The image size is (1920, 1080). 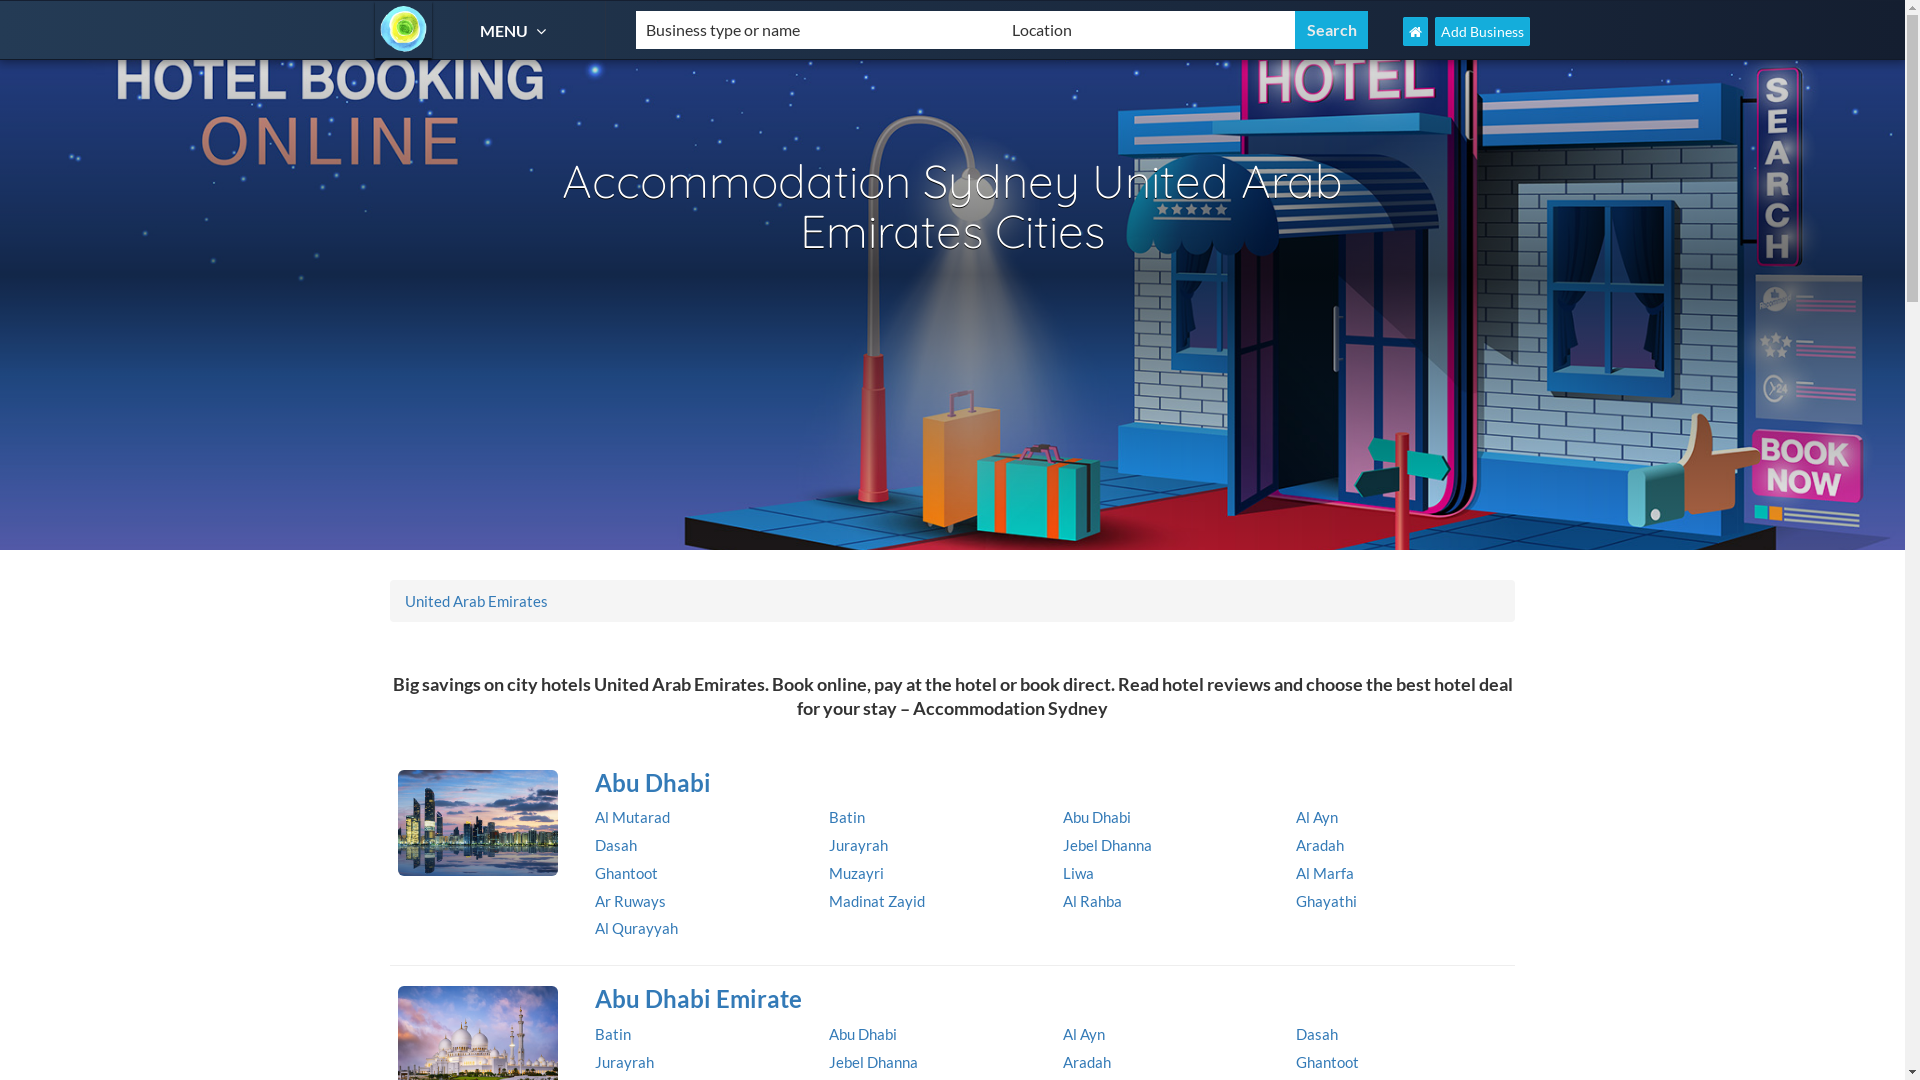 I want to click on 'Ar Ruways', so click(x=629, y=901).